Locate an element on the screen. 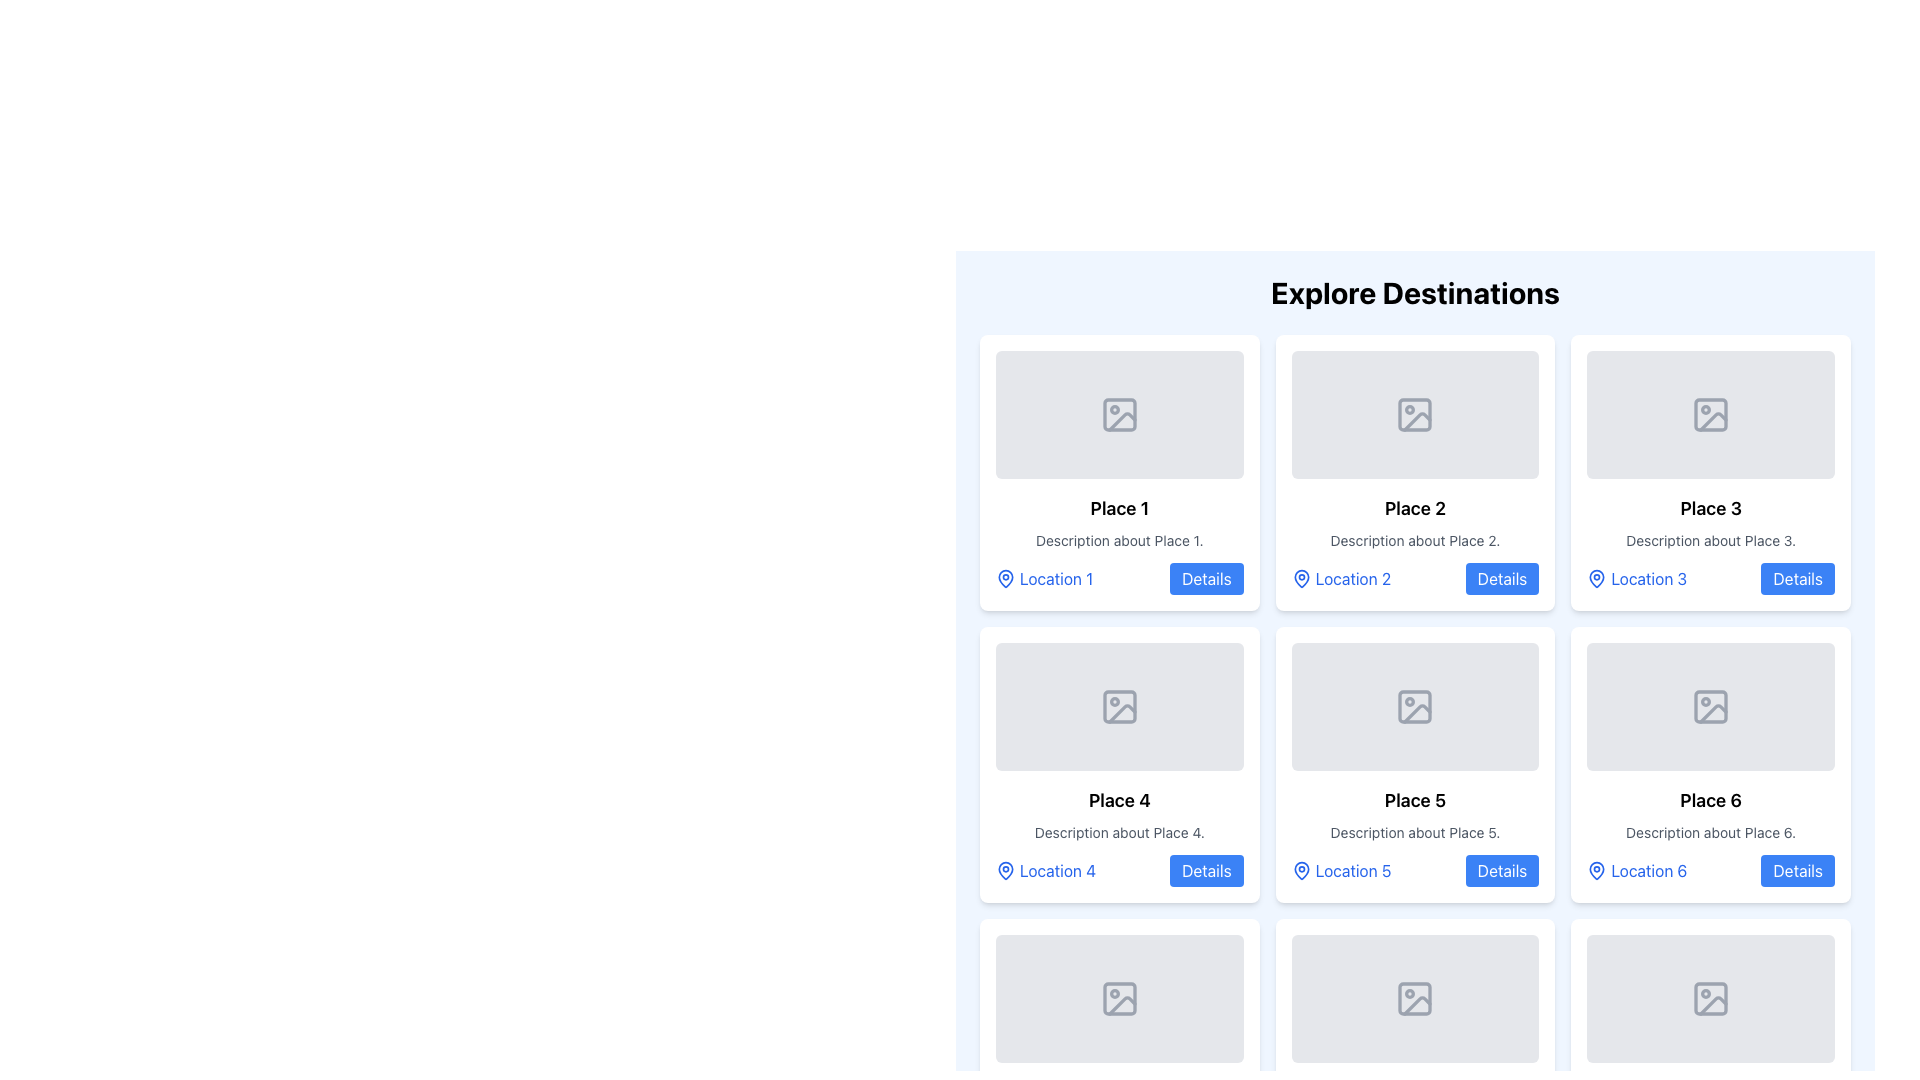 The height and width of the screenshot is (1080, 1920). the 'Location 6' link in the bottom-right of the 'Place 6' box to interact with it is located at coordinates (1710, 870).